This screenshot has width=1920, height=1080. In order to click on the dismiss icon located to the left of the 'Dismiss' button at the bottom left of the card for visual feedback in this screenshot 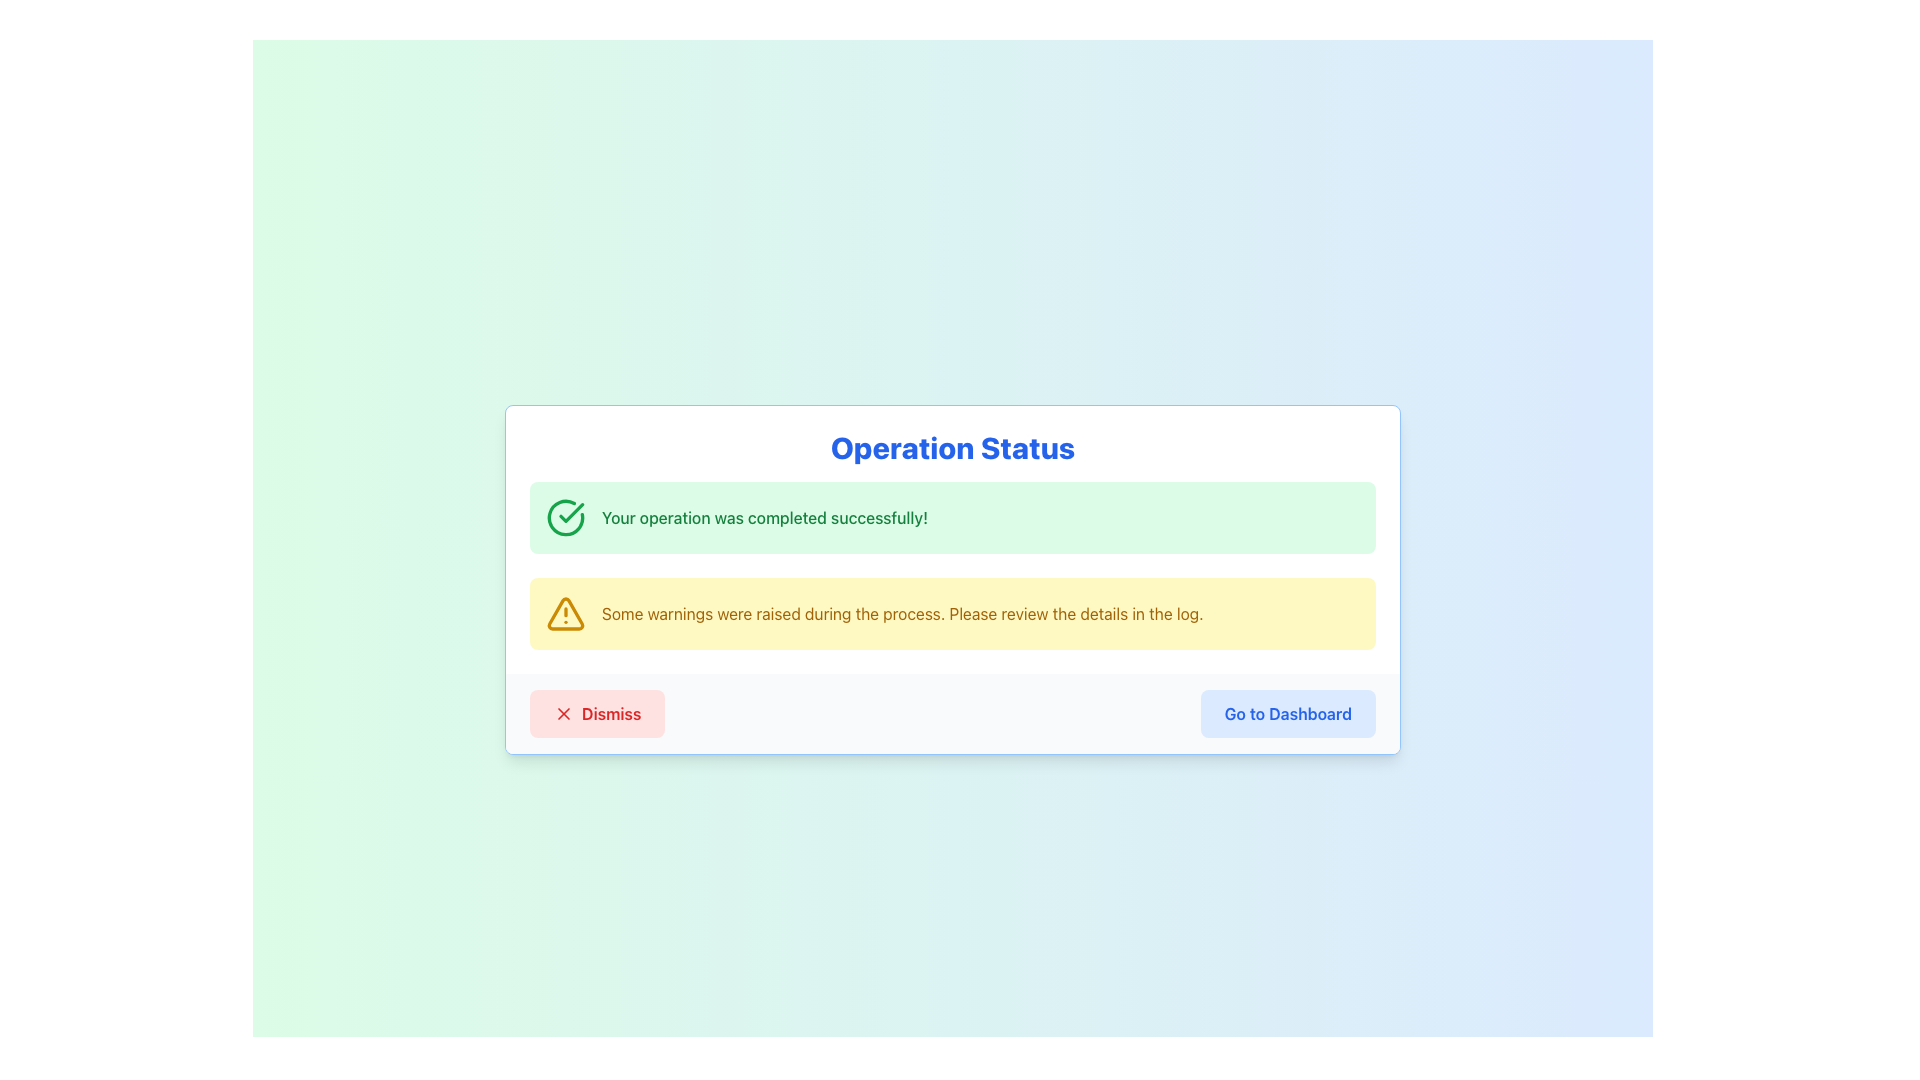, I will do `click(563, 712)`.